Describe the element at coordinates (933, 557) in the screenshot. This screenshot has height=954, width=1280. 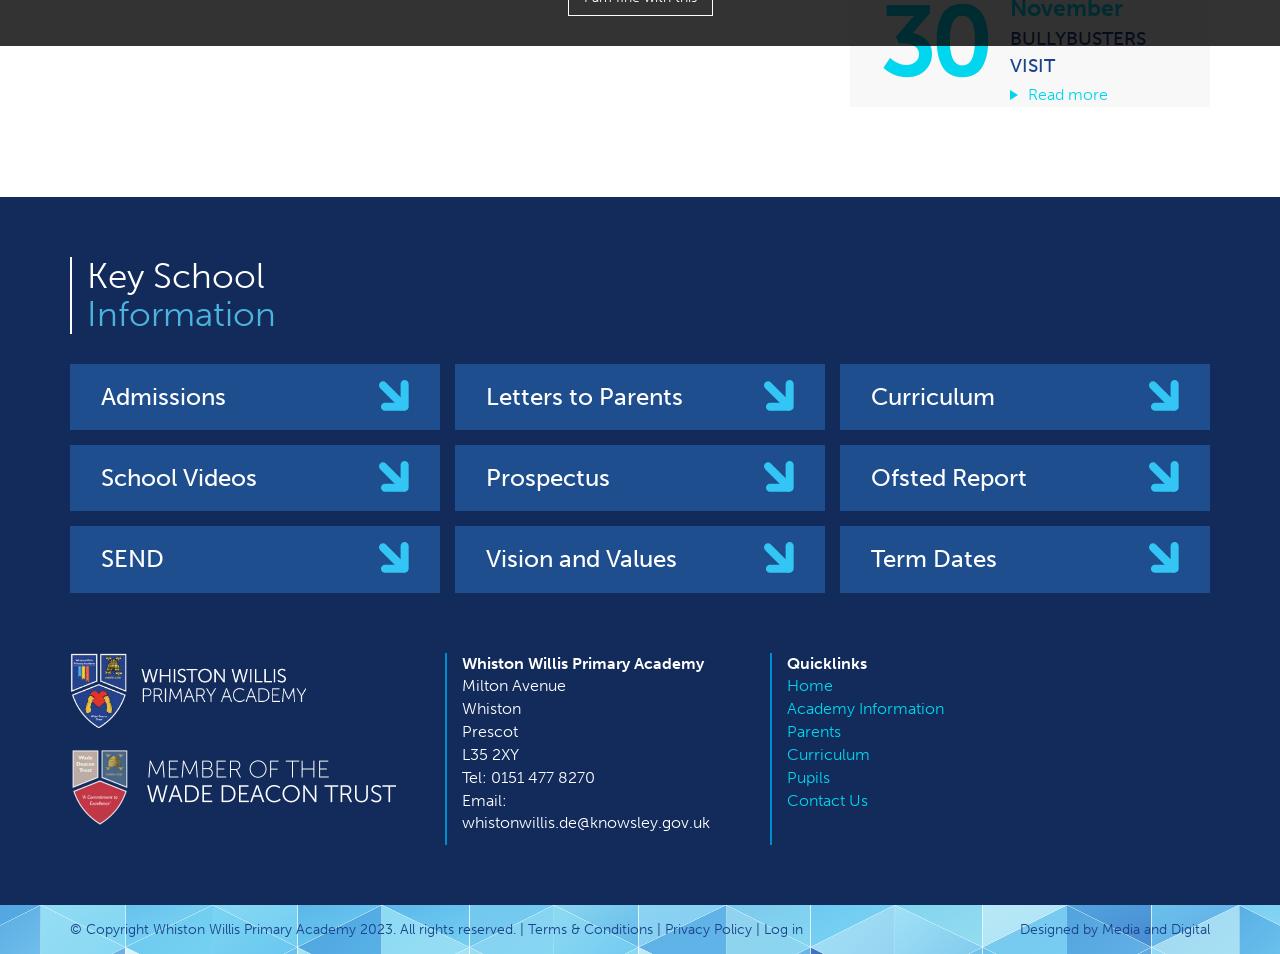
I see `'Term Dates'` at that location.